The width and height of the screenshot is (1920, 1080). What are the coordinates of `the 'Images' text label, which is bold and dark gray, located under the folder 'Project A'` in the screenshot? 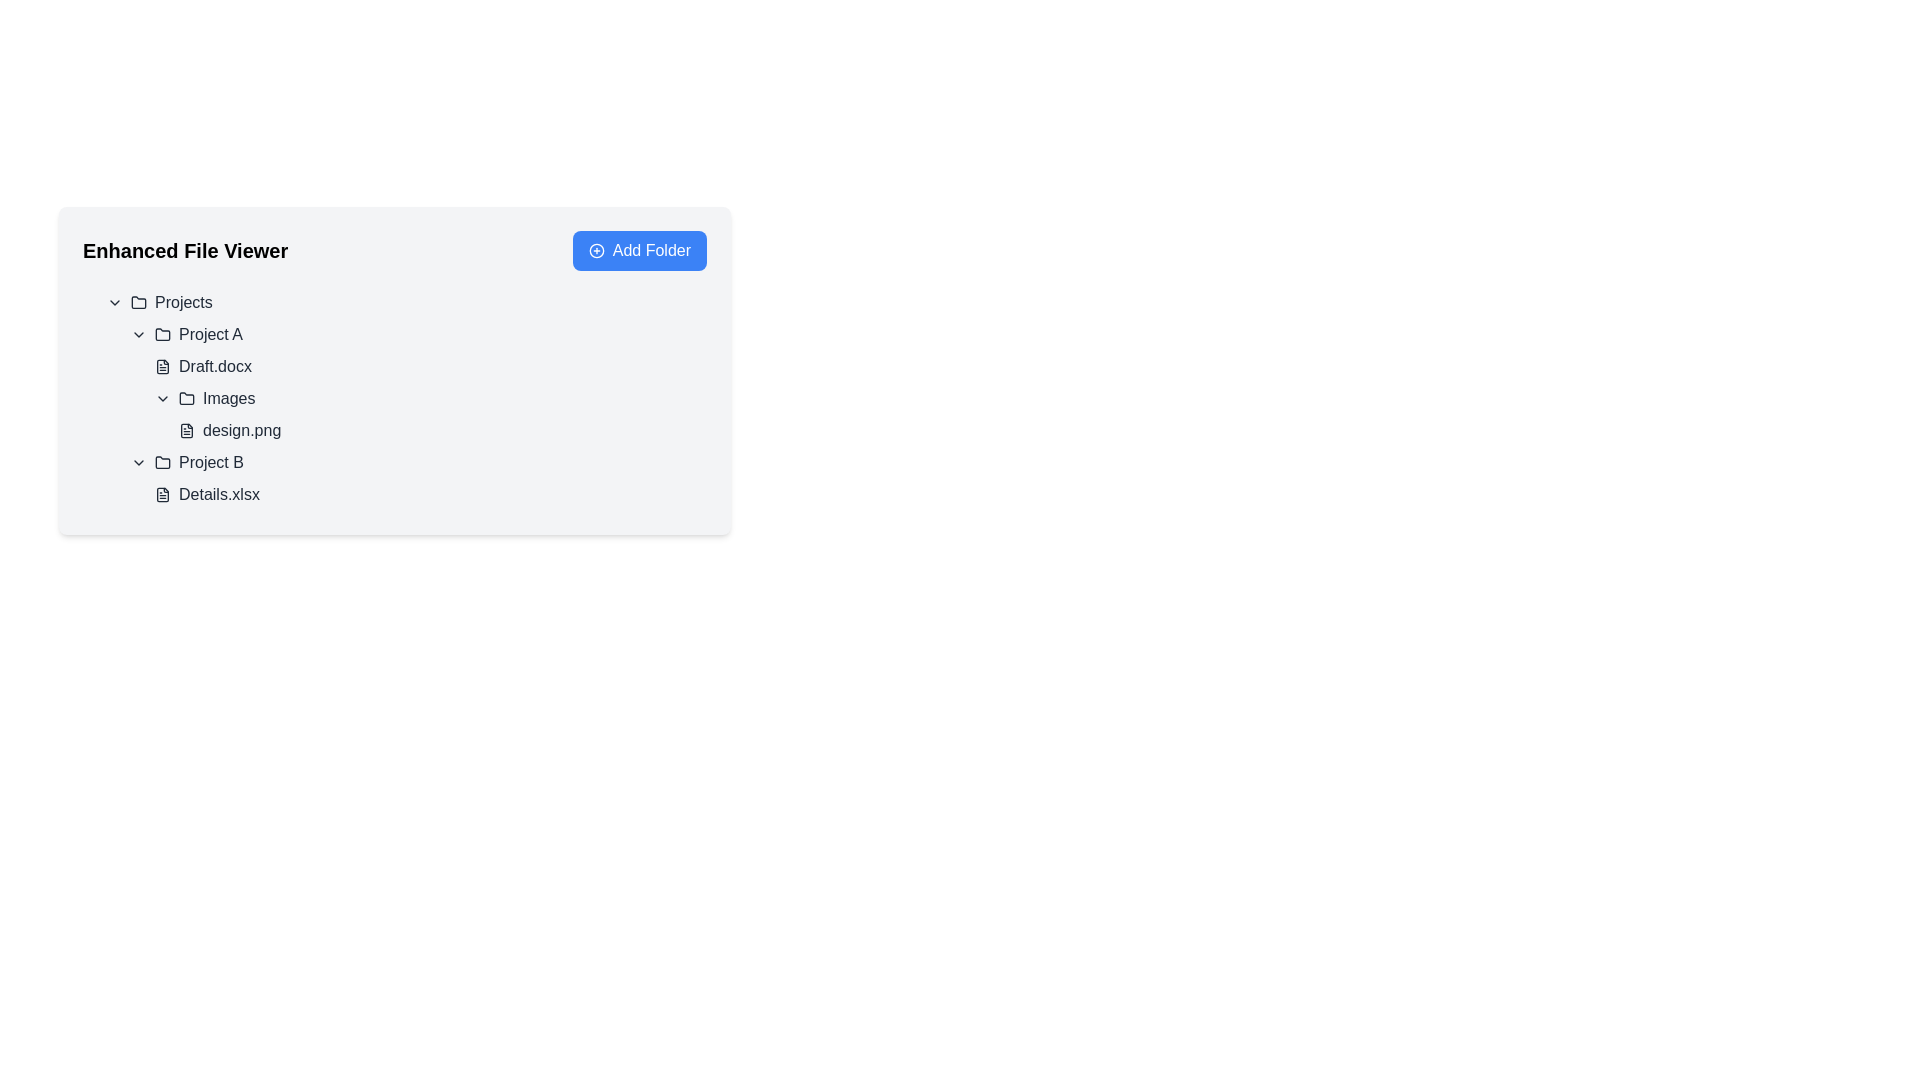 It's located at (229, 398).